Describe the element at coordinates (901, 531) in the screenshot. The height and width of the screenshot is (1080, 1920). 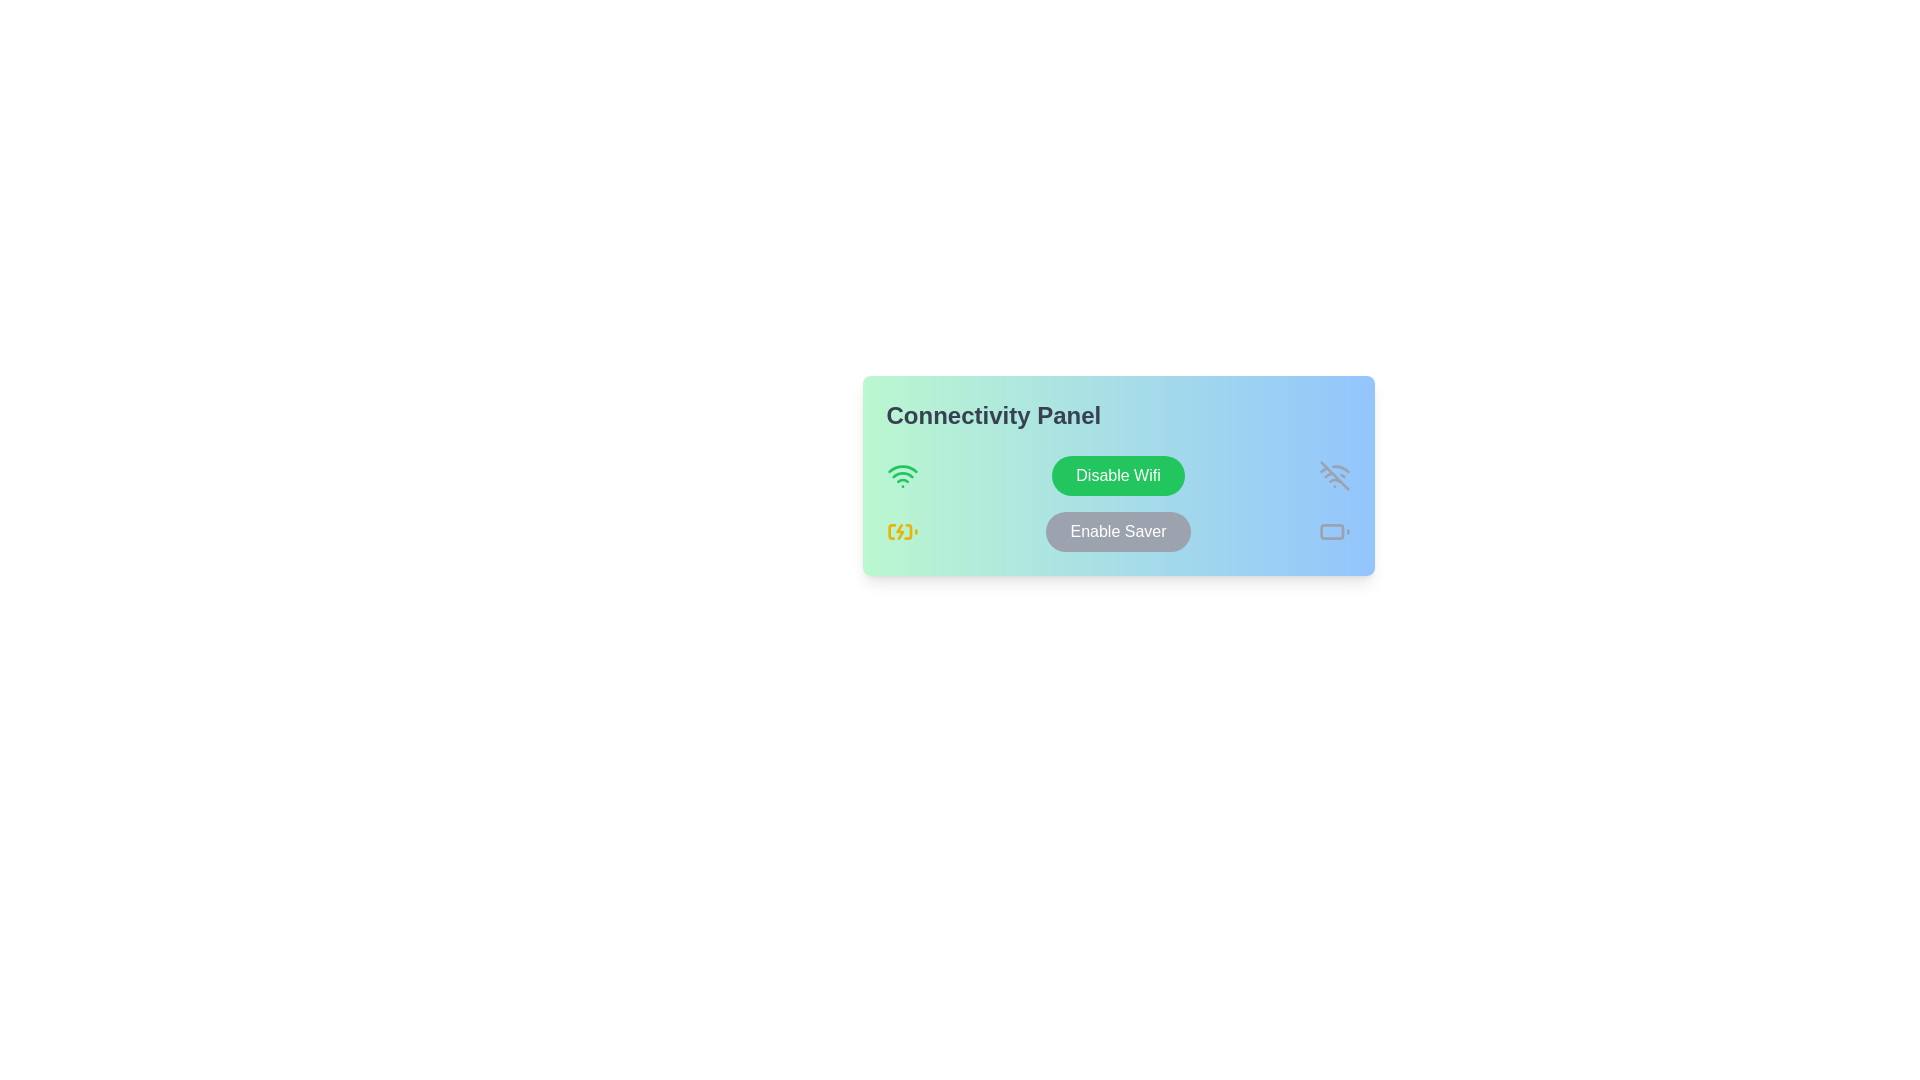
I see `the yellow battery charging icon with a lightning bolt, located in the connectivity panel, positioned above the 'Enable Saver' button` at that location.